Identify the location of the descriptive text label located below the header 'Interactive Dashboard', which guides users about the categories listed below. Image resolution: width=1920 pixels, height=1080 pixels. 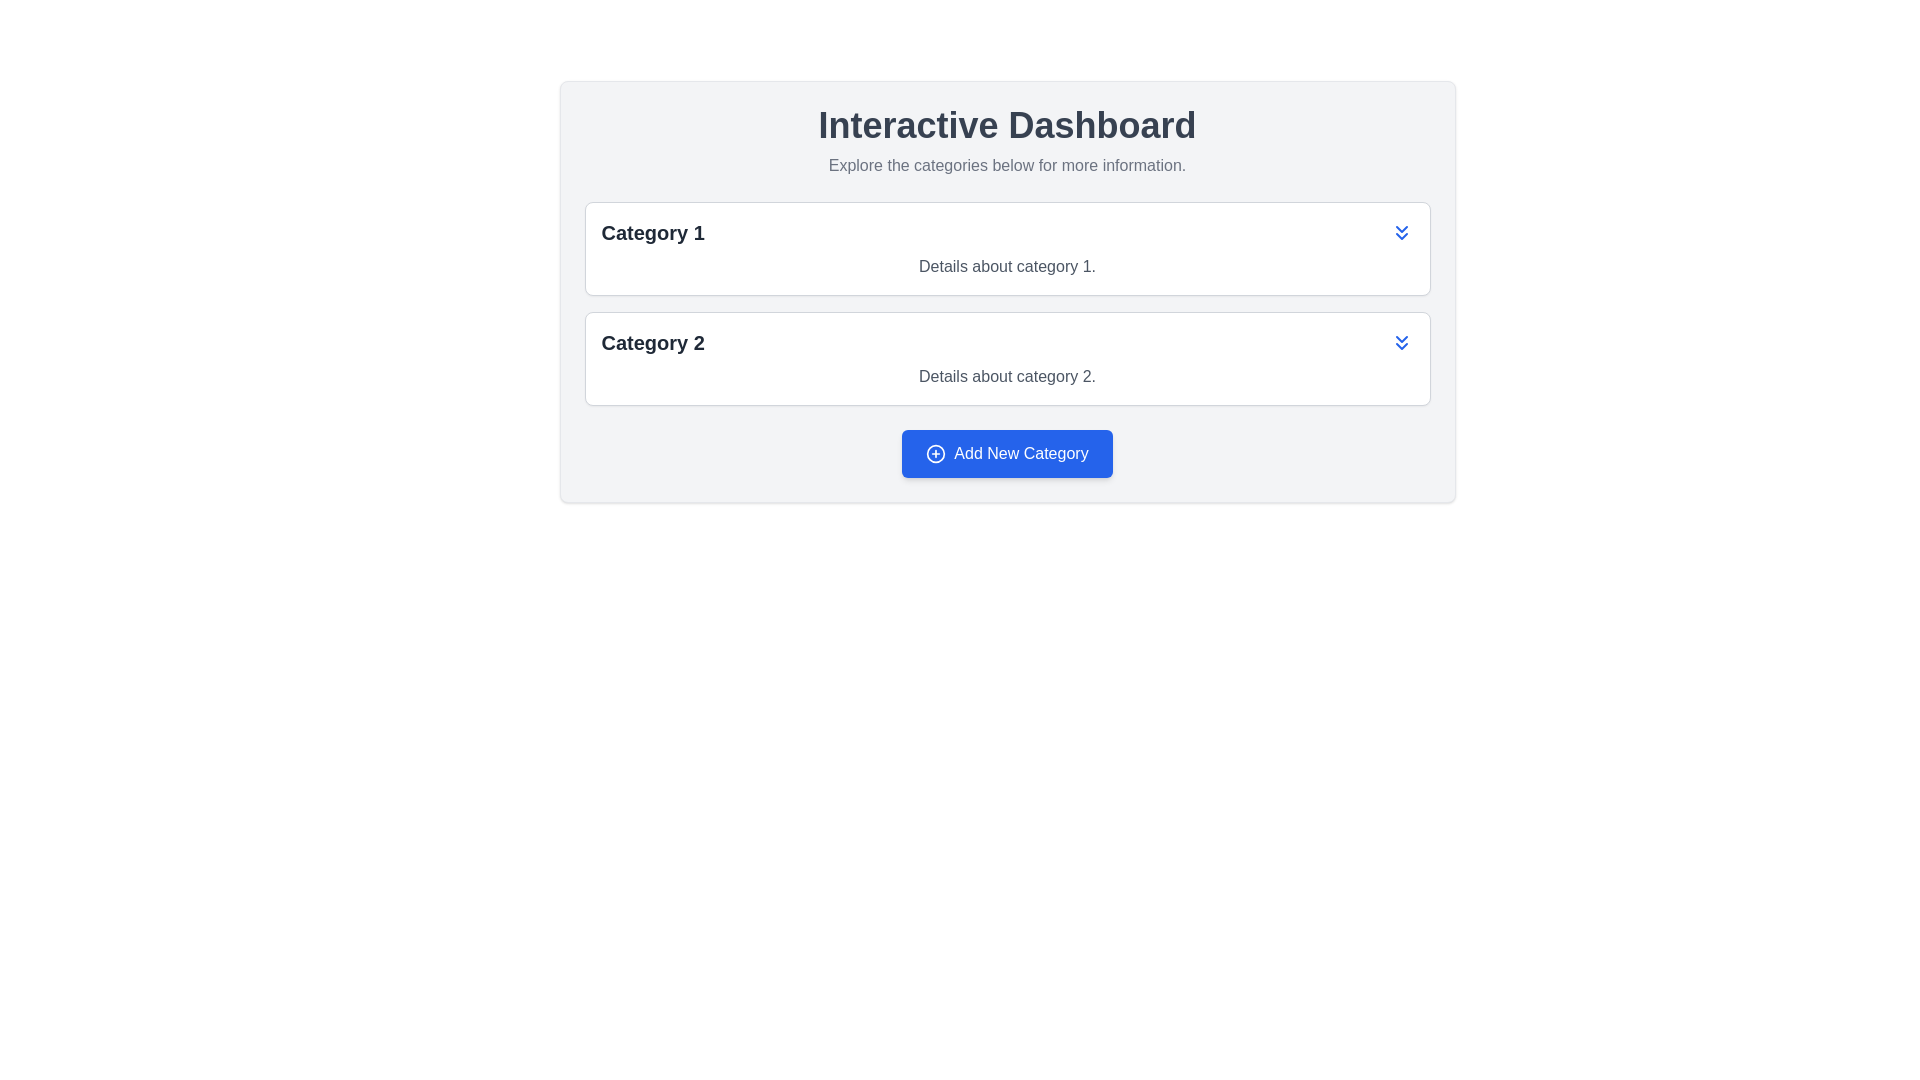
(1007, 164).